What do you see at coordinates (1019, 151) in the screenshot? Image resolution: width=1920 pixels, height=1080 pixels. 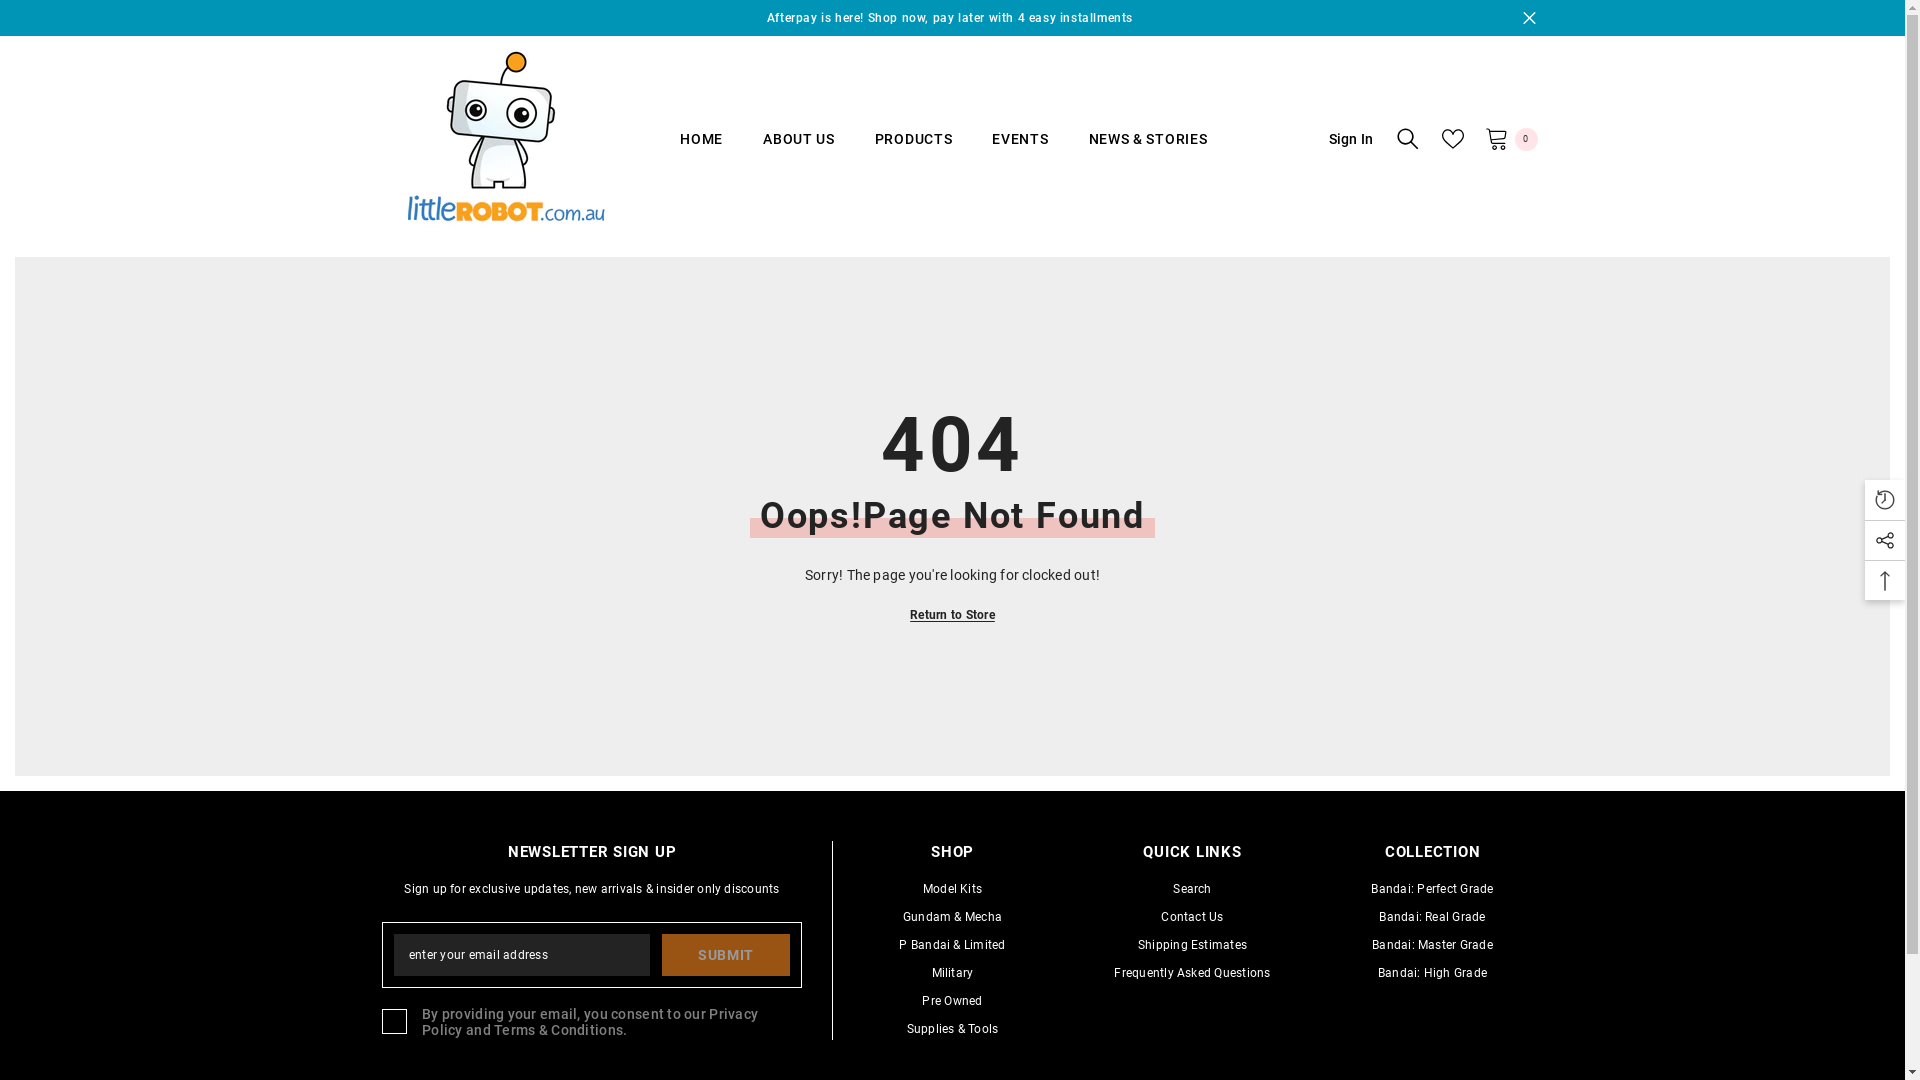 I see `'EVENTS'` at bounding box center [1019, 151].